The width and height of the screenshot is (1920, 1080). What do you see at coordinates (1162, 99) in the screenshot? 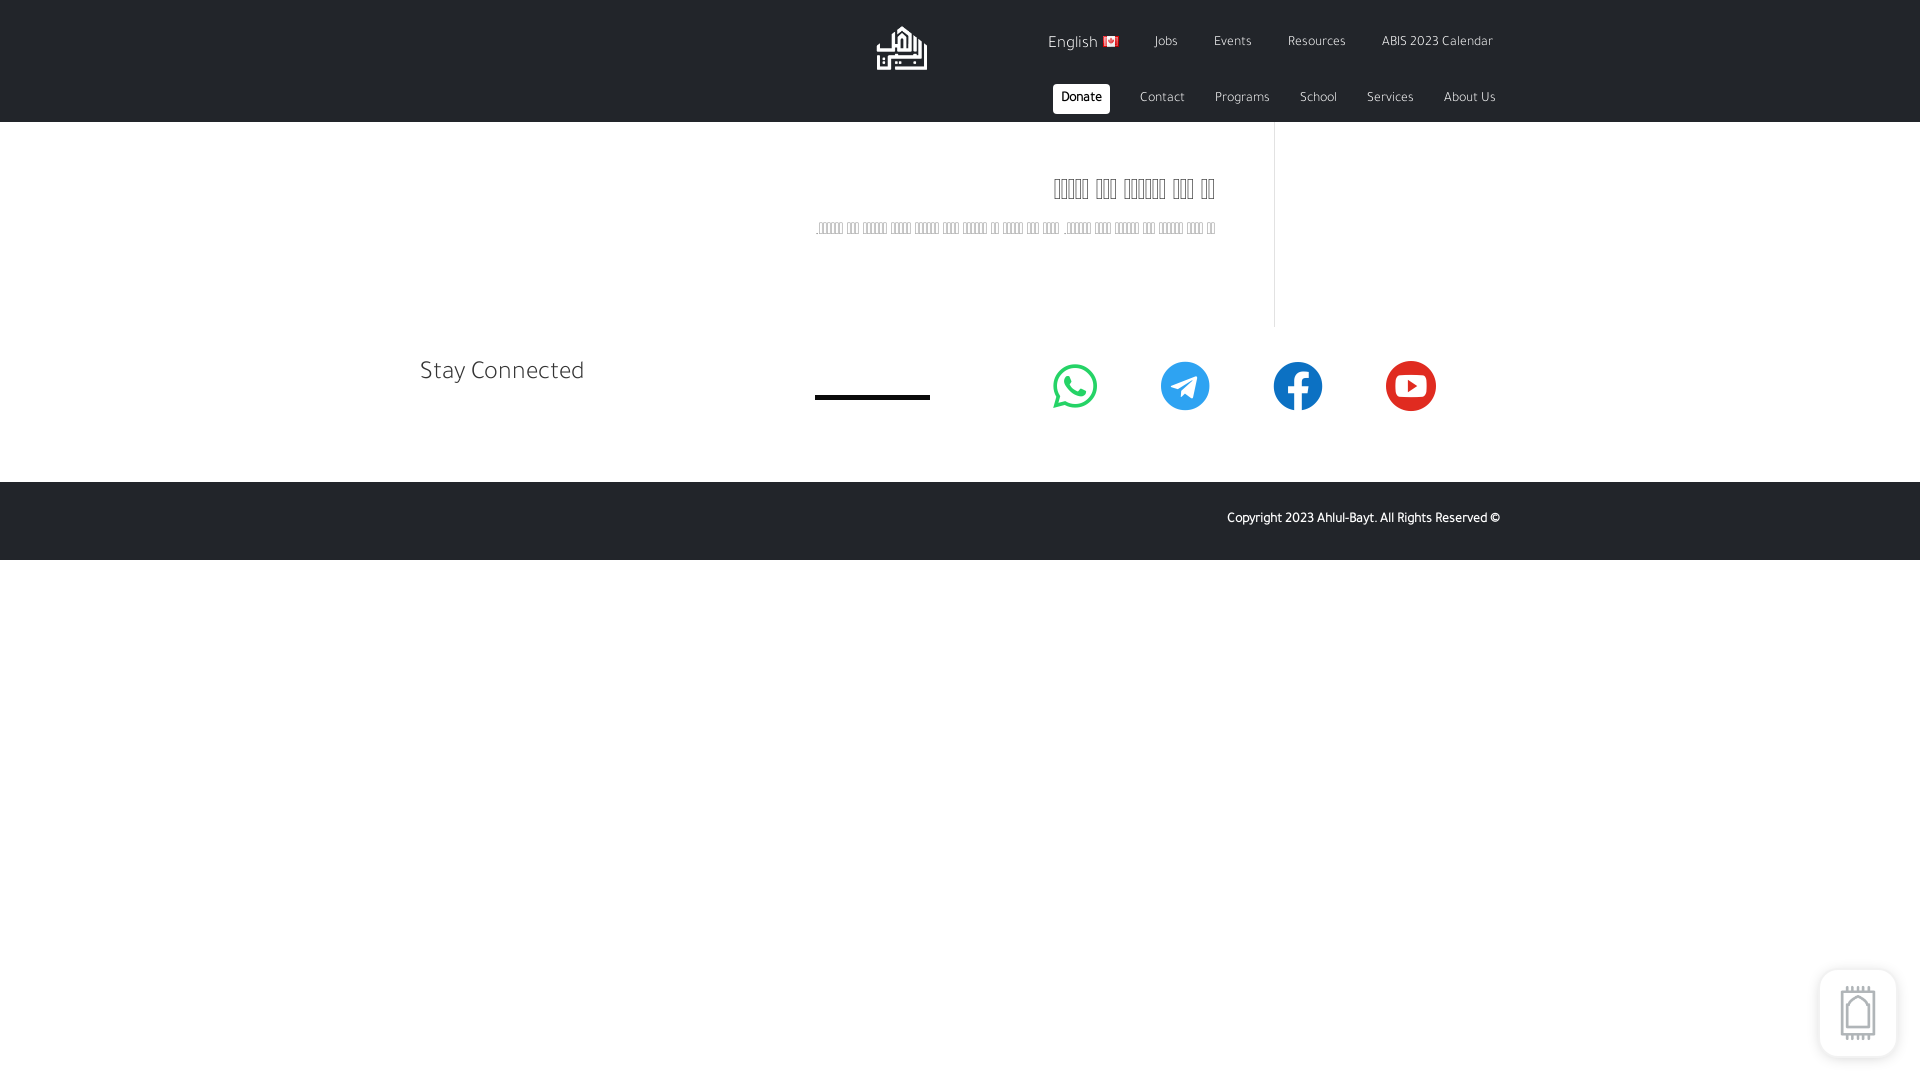
I see `'Contact'` at bounding box center [1162, 99].